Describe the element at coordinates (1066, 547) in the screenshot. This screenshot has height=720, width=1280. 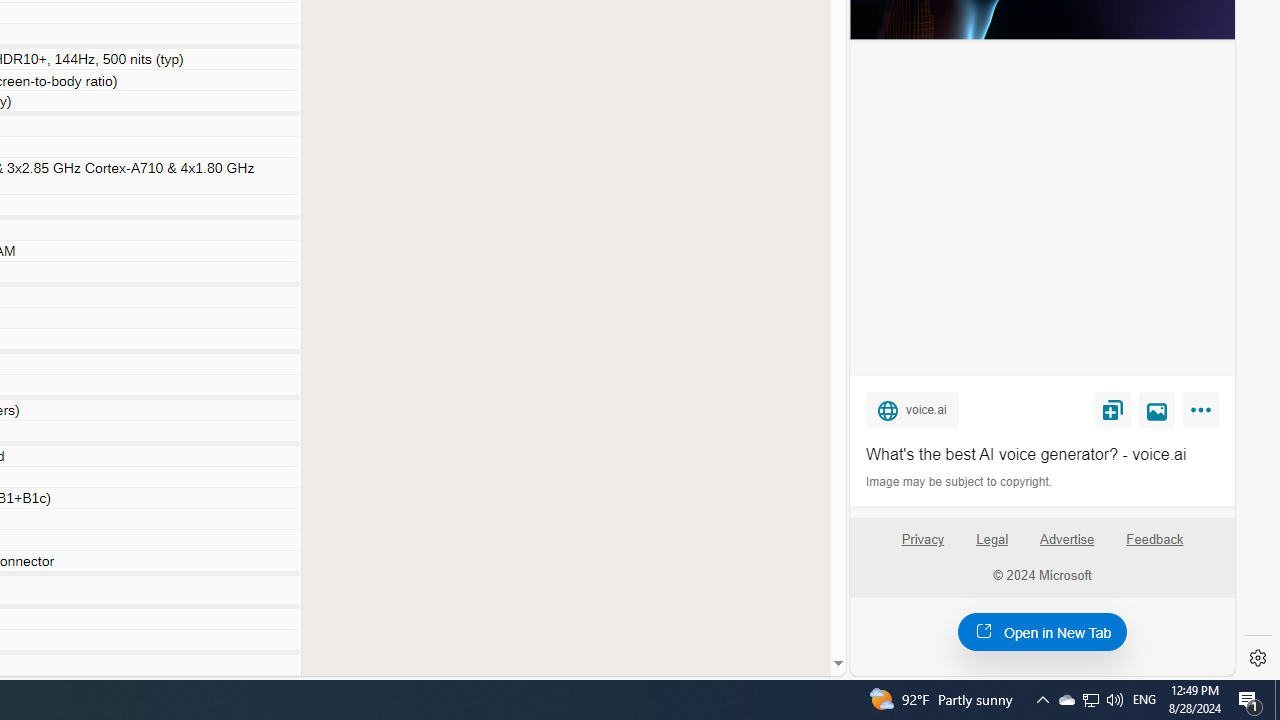
I see `'Advertise'` at that location.